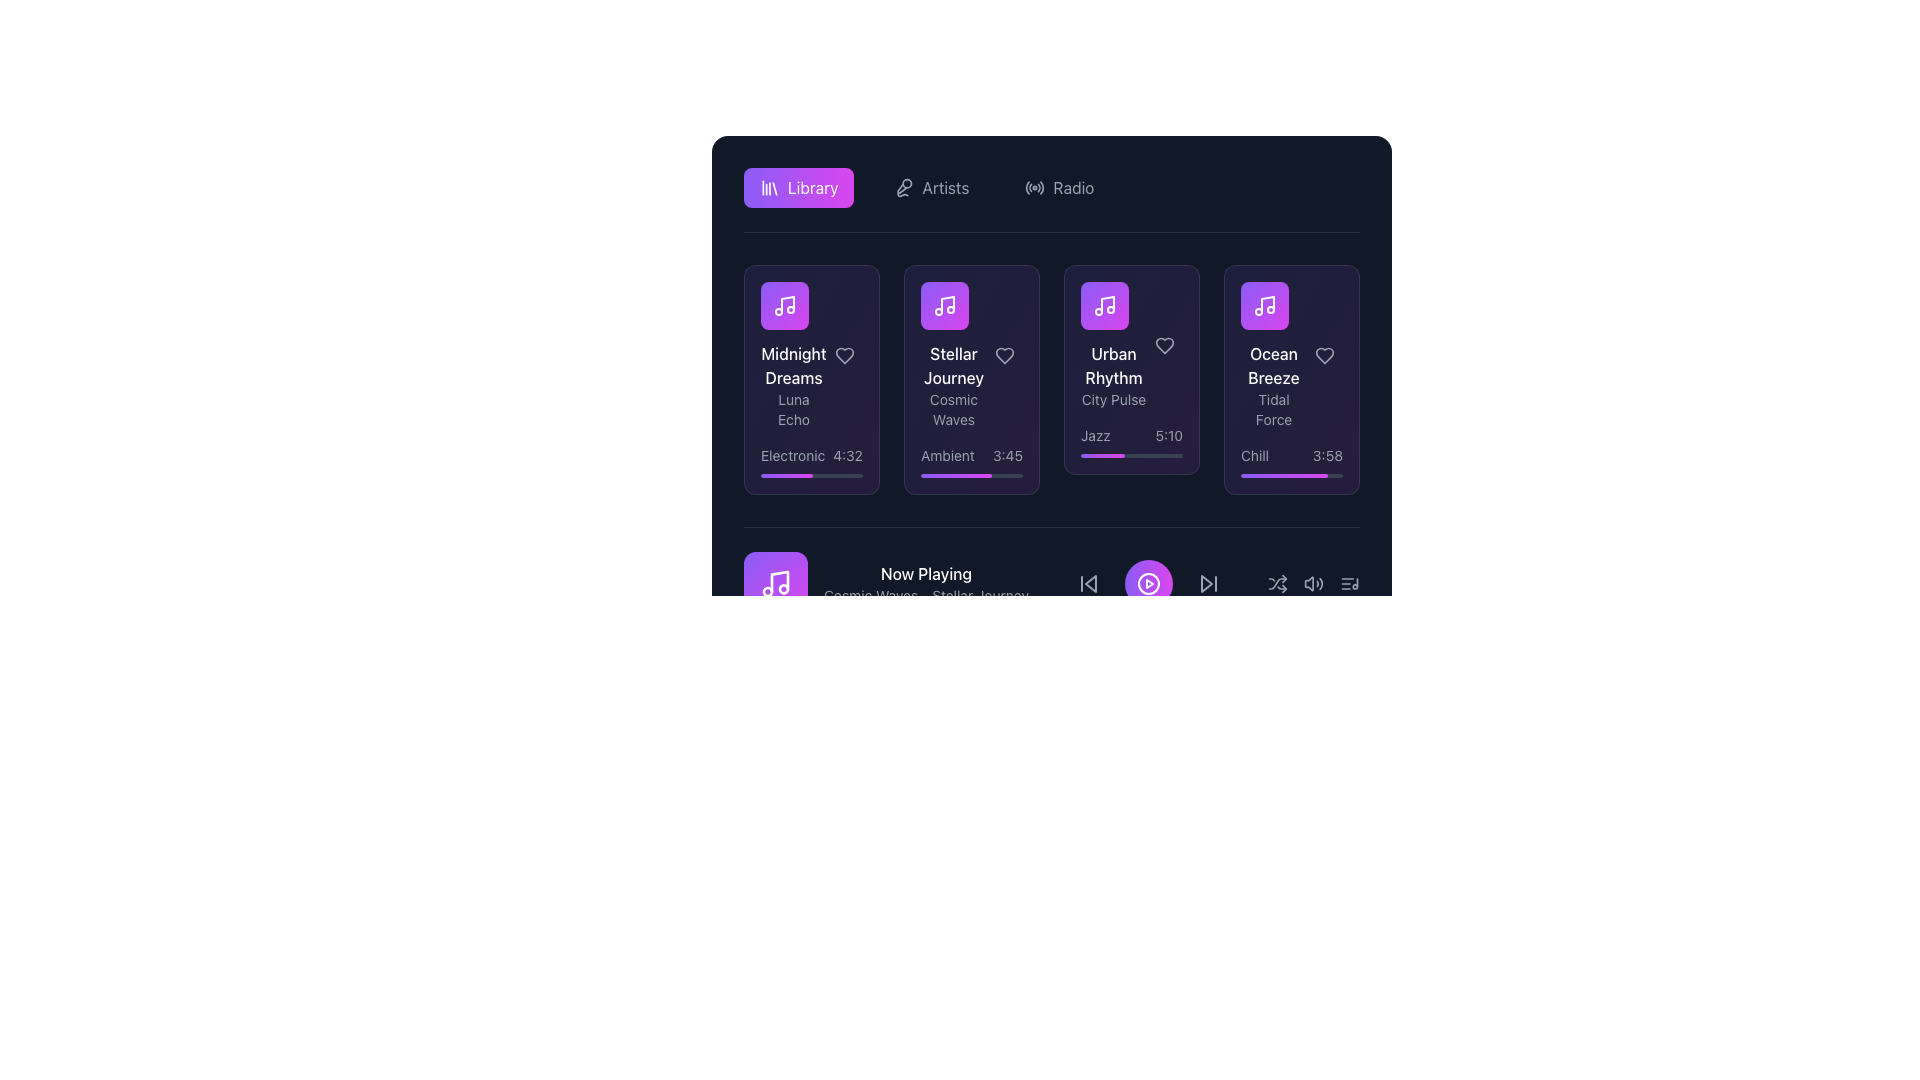 The height and width of the screenshot is (1080, 1920). I want to click on the microphone icon located under the 'Artists' label in the top navigation bar, which is the middle icon among three icons, so click(901, 188).